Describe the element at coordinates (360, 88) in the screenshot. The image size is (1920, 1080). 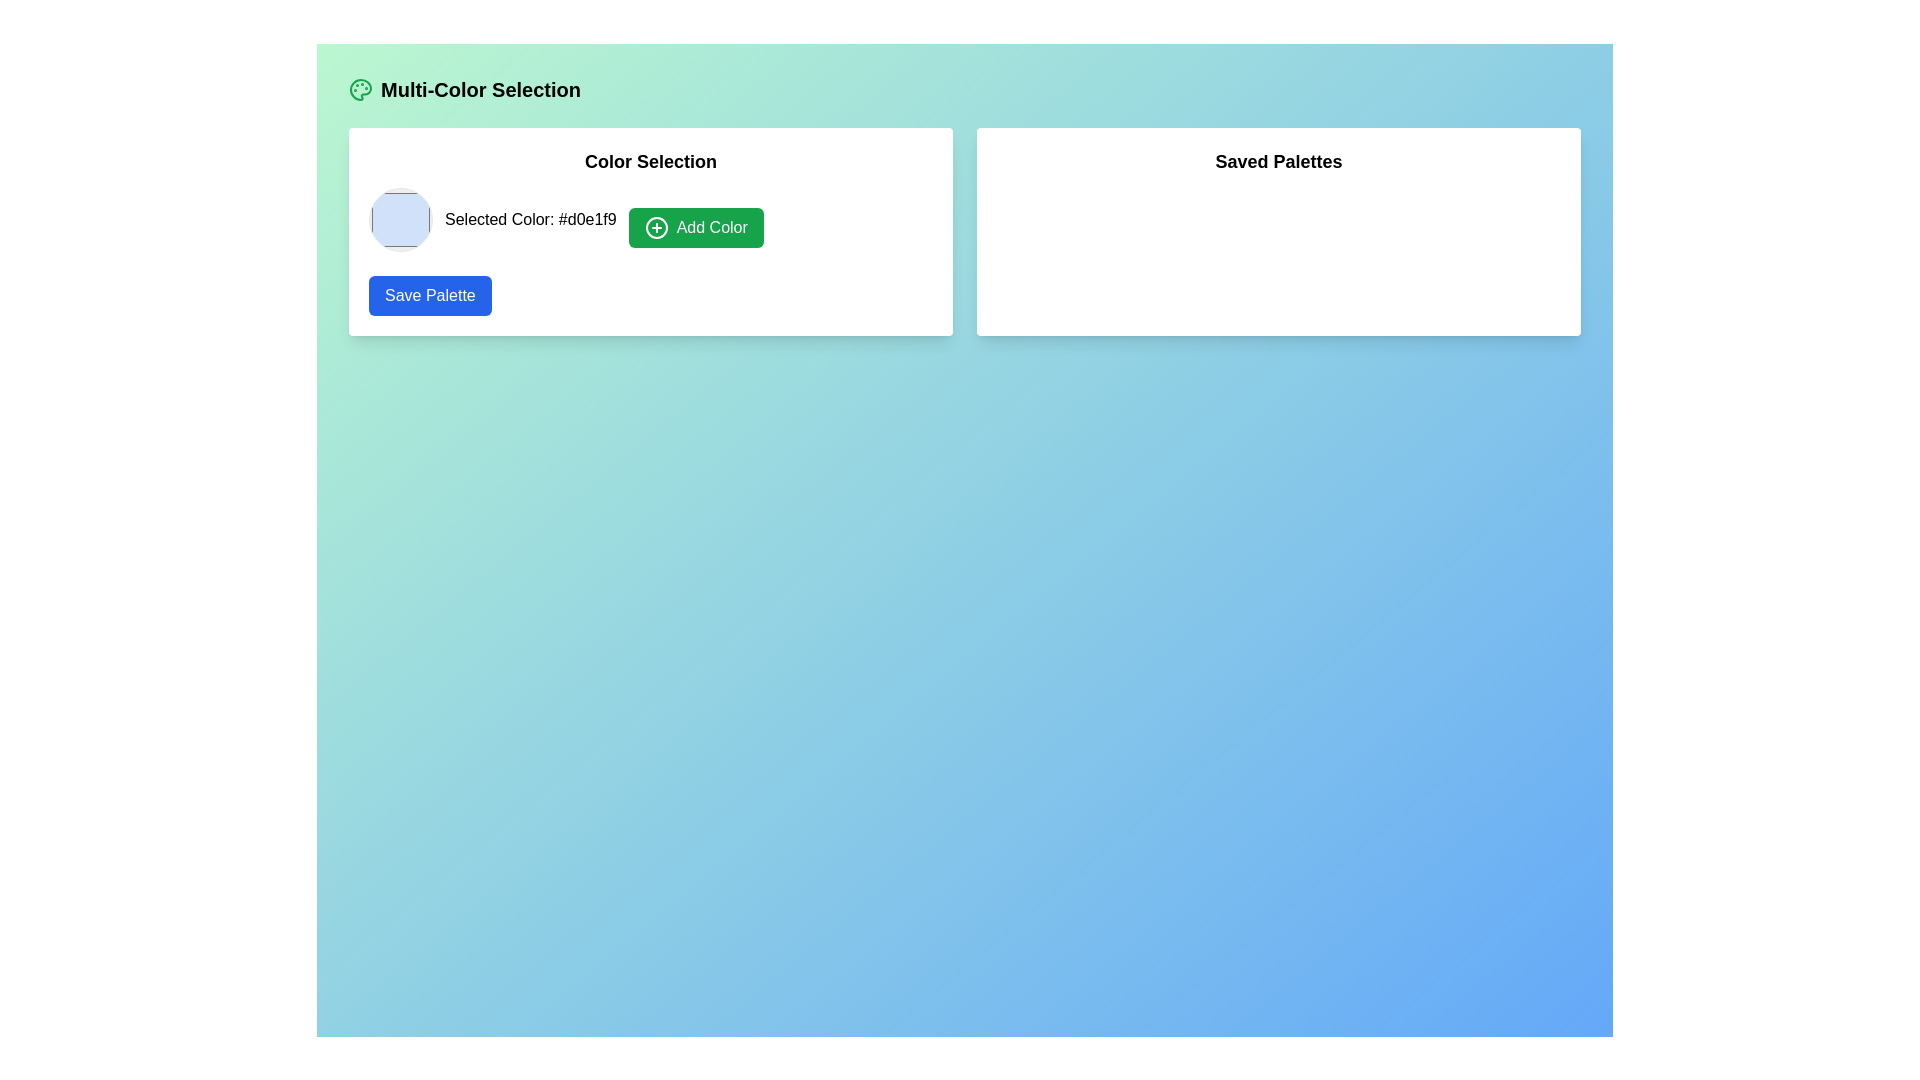
I see `the decorative SVG-based Icon located in the top-left corner of the interface, above the 'Multi-Color Selection' heading` at that location.